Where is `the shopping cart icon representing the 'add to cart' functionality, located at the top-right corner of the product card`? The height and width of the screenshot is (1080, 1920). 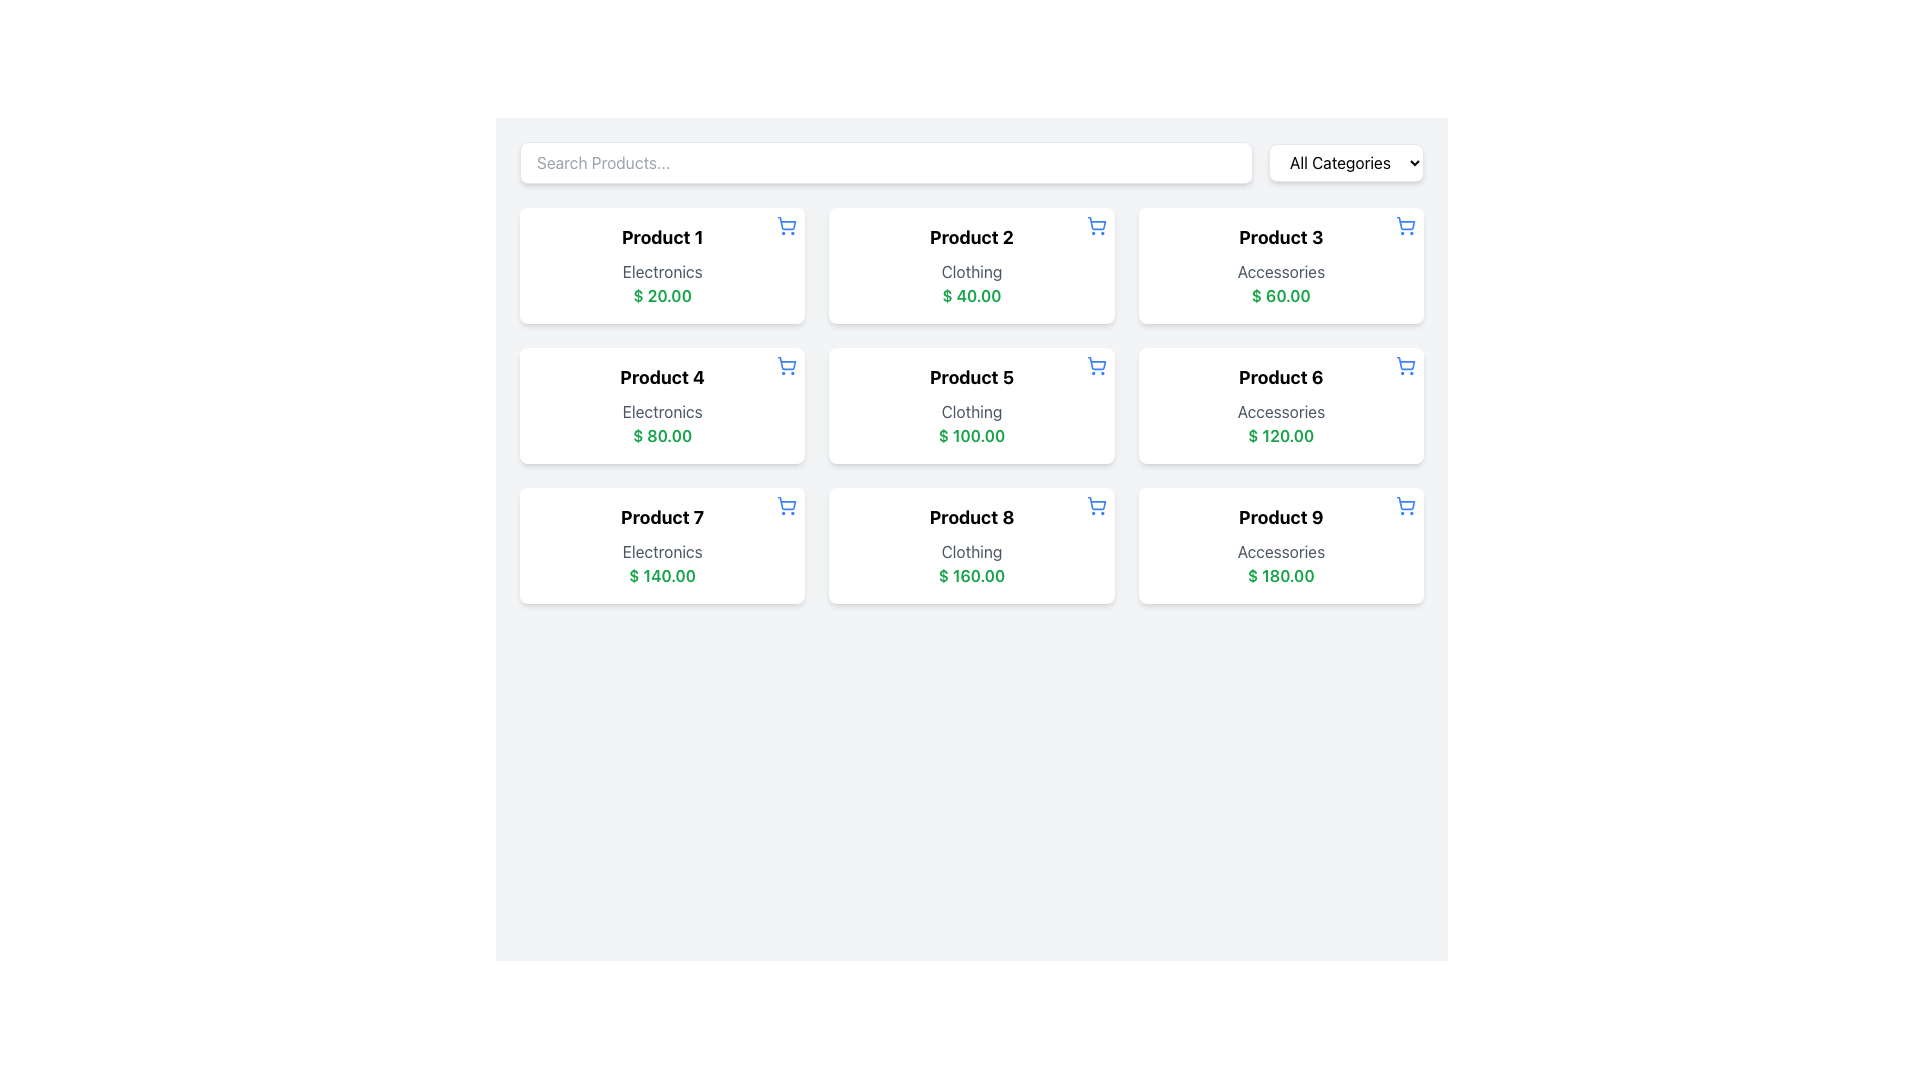
the shopping cart icon representing the 'add to cart' functionality, located at the top-right corner of the product card is located at coordinates (786, 502).